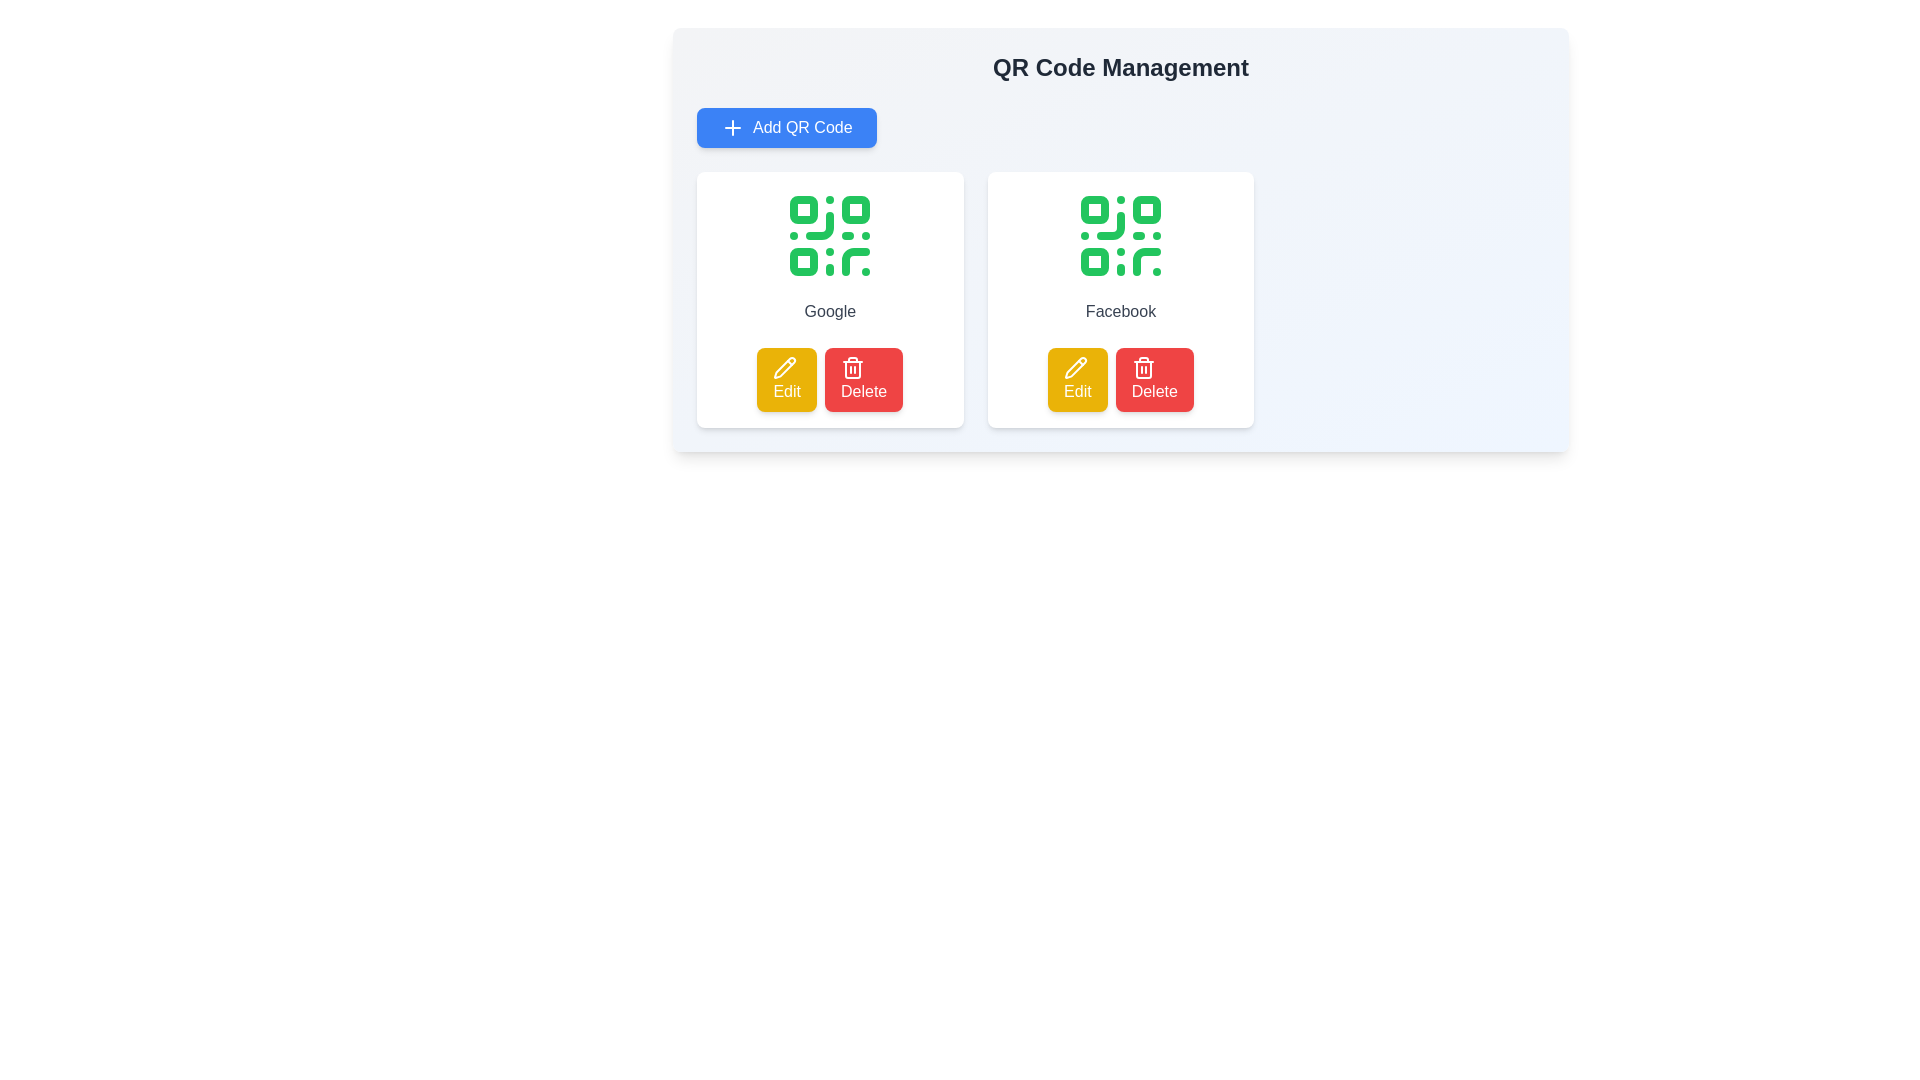 Image resolution: width=1920 pixels, height=1080 pixels. Describe the element at coordinates (732, 127) in the screenshot. I see `the plus icon within the 'Add QR Code' button, which has a blue background and white text` at that location.